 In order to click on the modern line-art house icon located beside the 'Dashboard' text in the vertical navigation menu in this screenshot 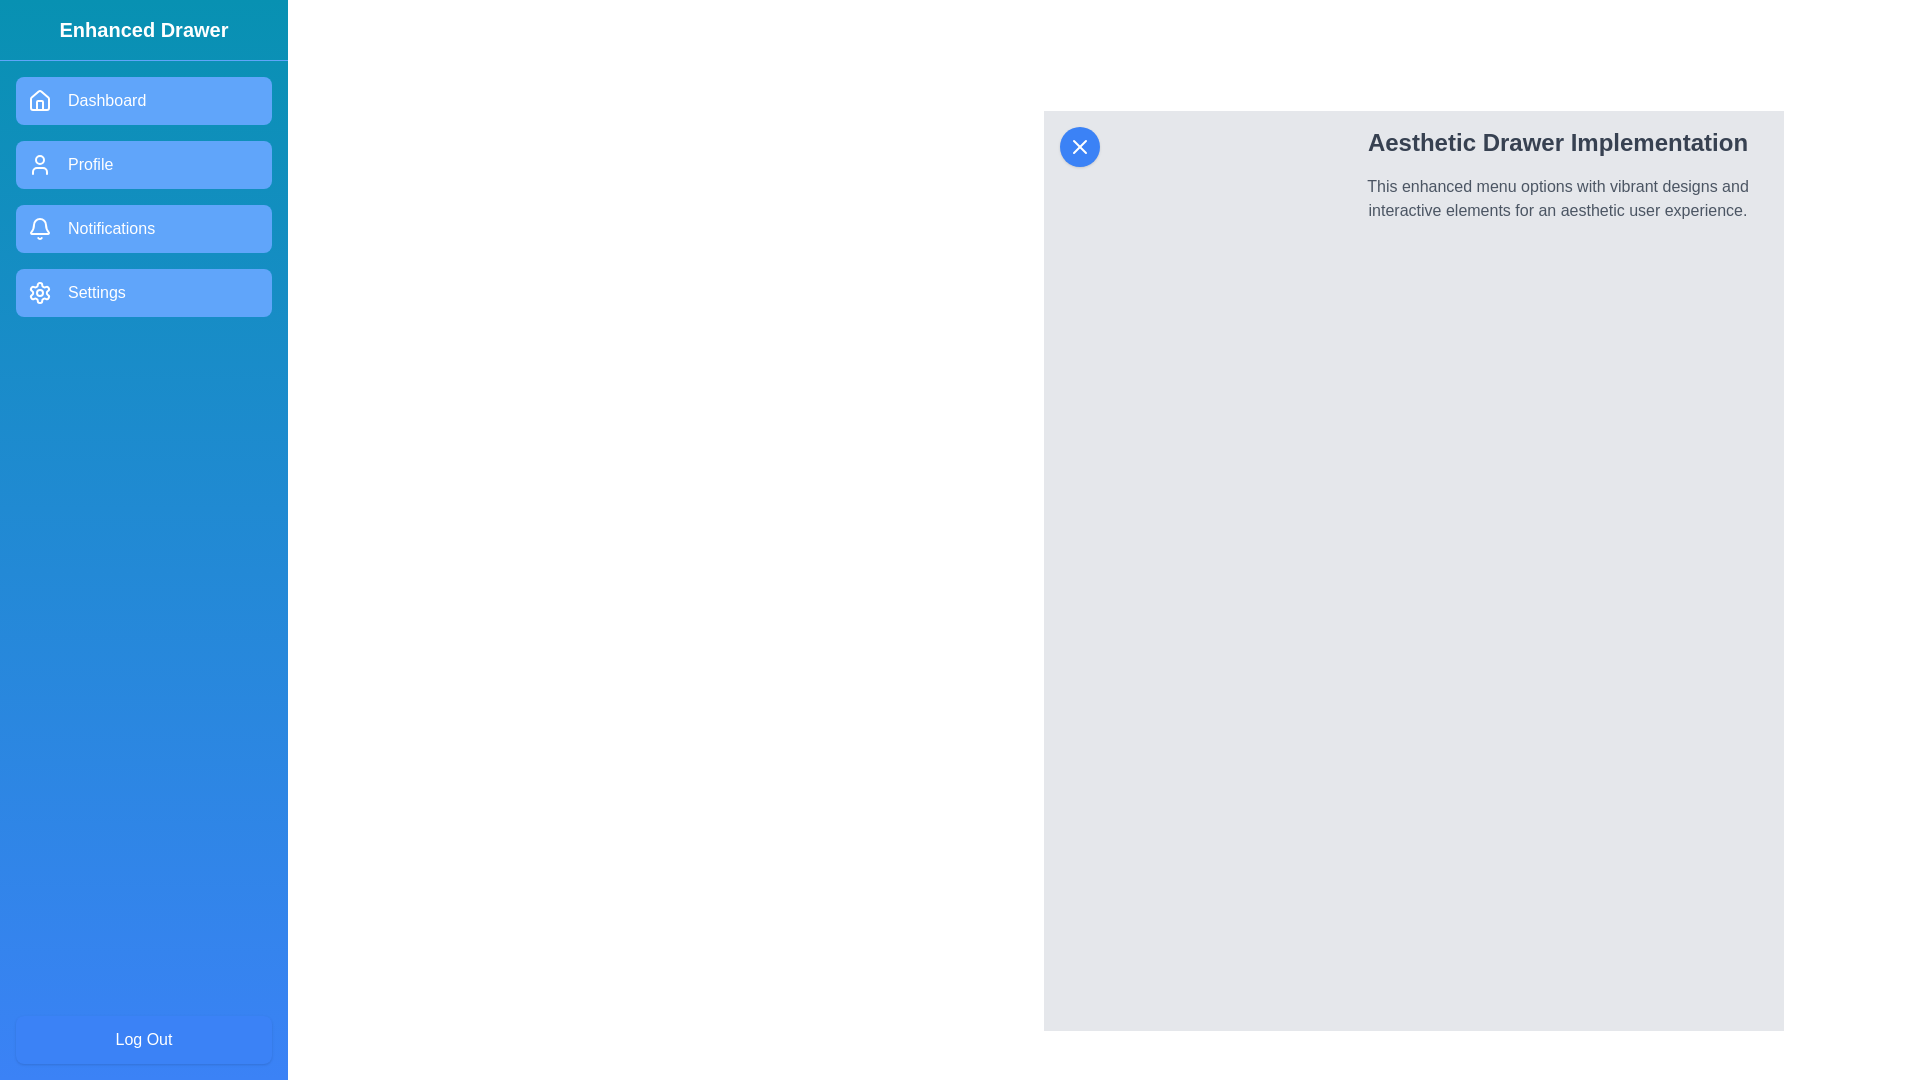, I will do `click(39, 100)`.